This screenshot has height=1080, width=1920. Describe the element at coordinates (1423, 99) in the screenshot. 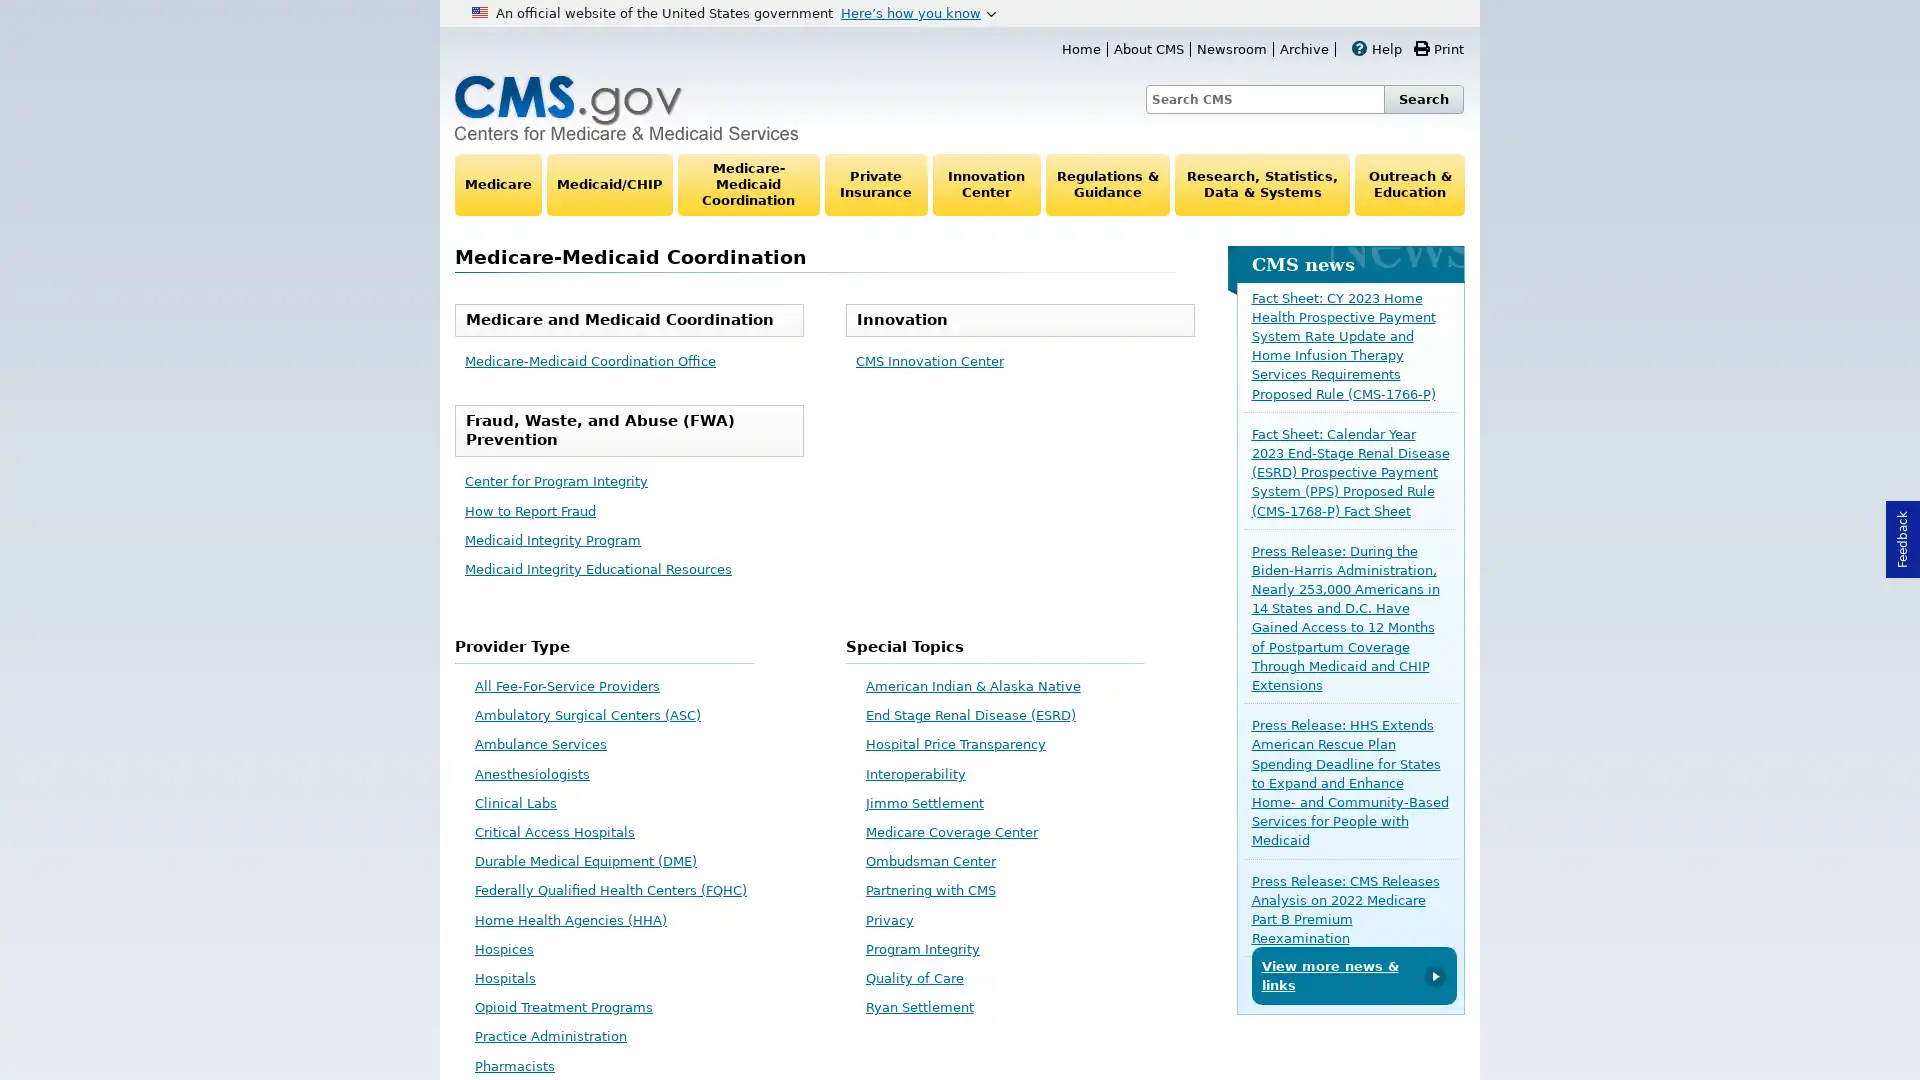

I see `Search` at that location.